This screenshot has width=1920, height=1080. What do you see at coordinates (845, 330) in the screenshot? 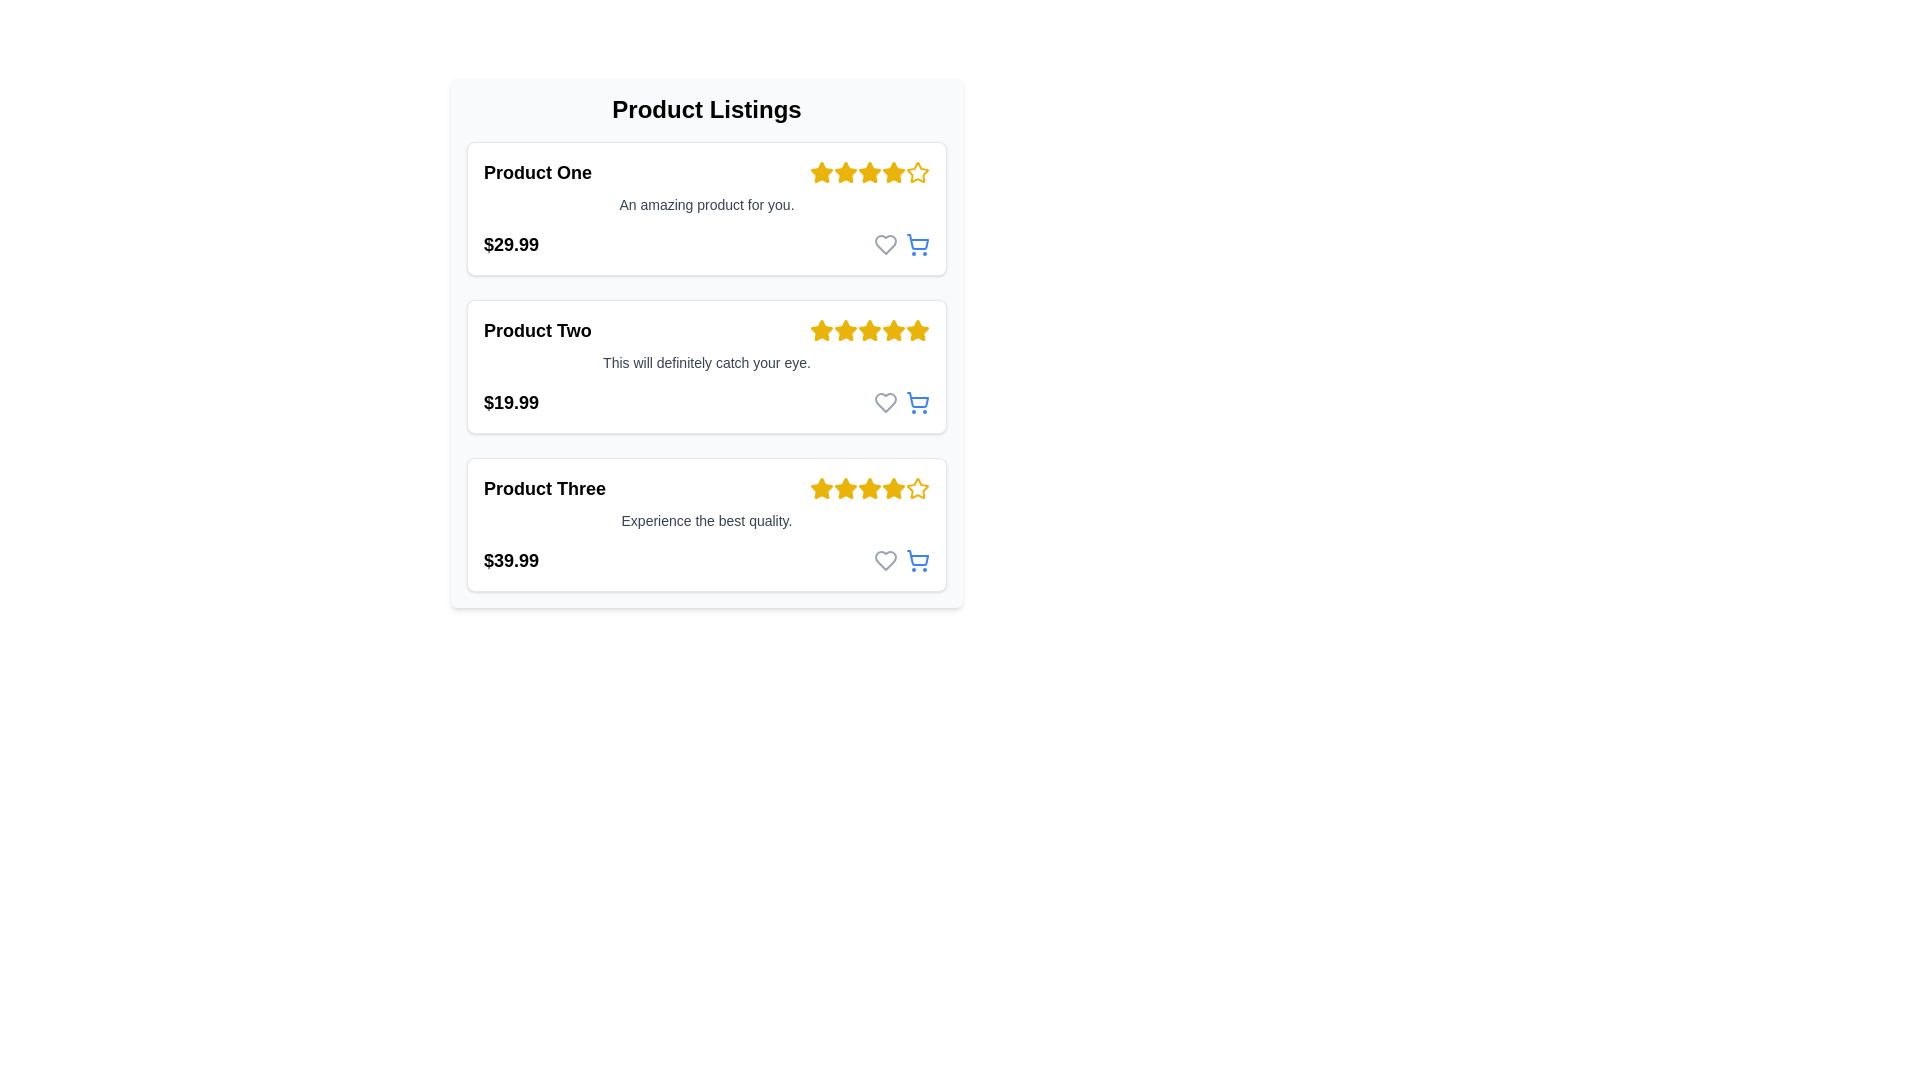
I see `the third star icon, which represents the third level of the rating for 'Product Two', positioned directly under the 'Product Two' title` at bounding box center [845, 330].